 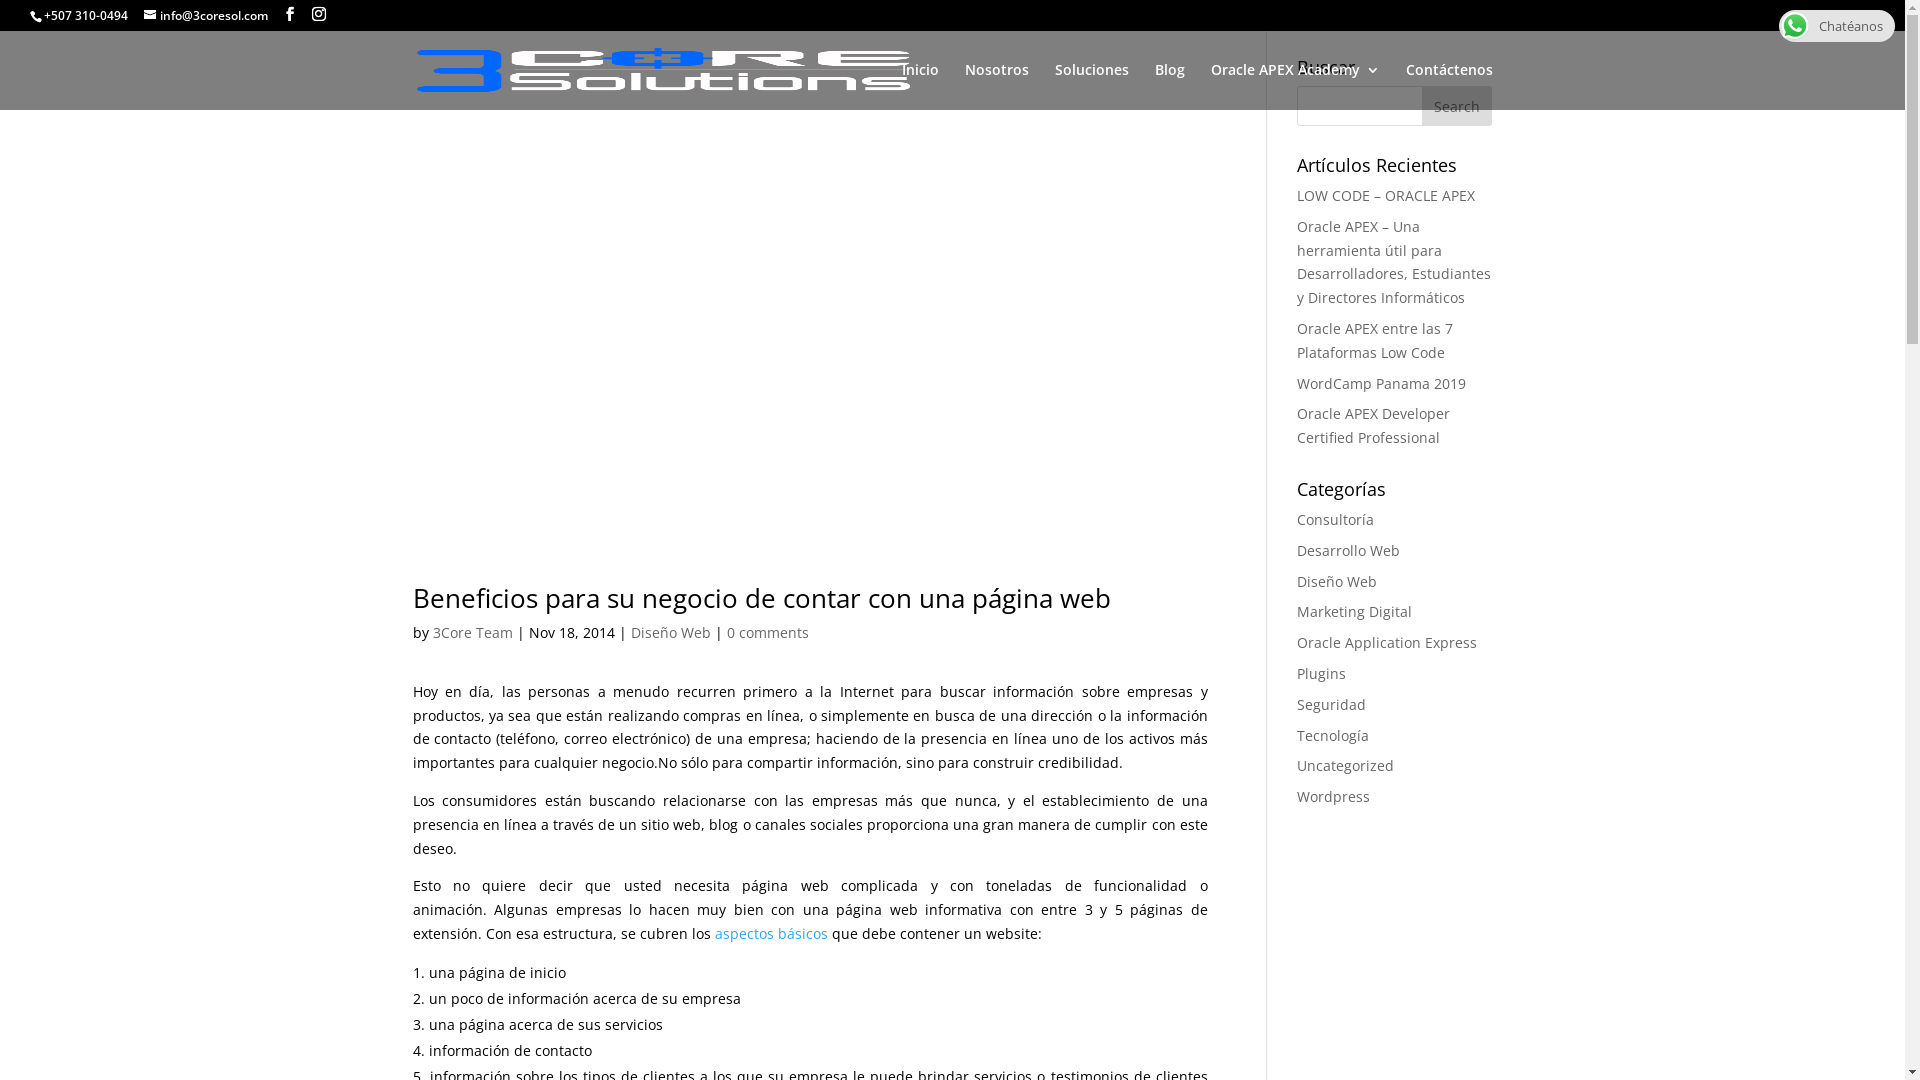 I want to click on '0 comments', so click(x=766, y=632).